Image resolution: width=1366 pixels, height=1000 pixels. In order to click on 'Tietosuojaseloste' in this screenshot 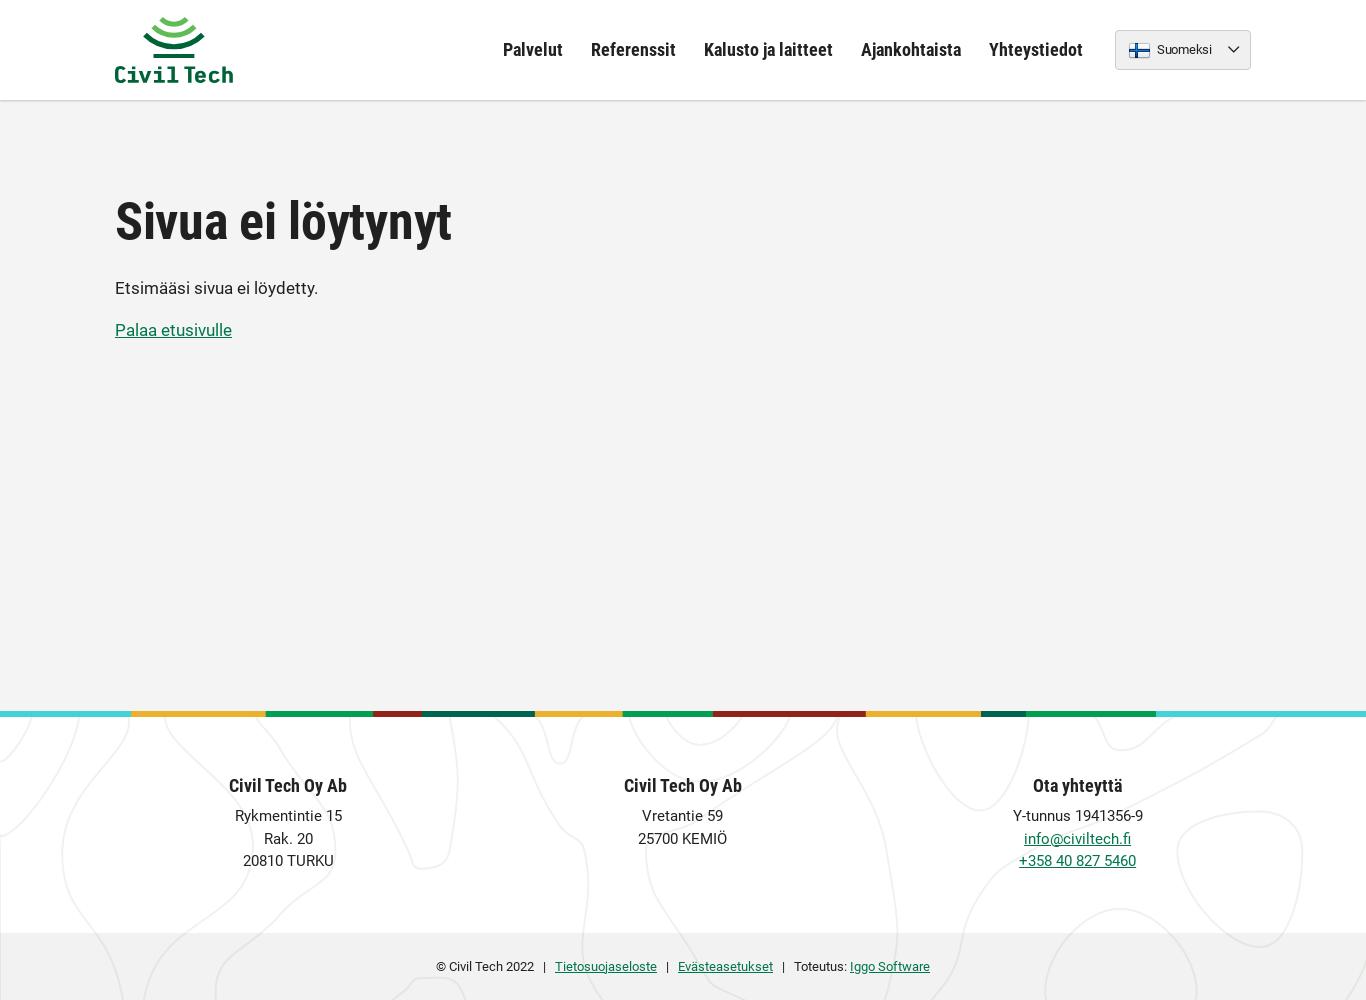, I will do `click(604, 964)`.